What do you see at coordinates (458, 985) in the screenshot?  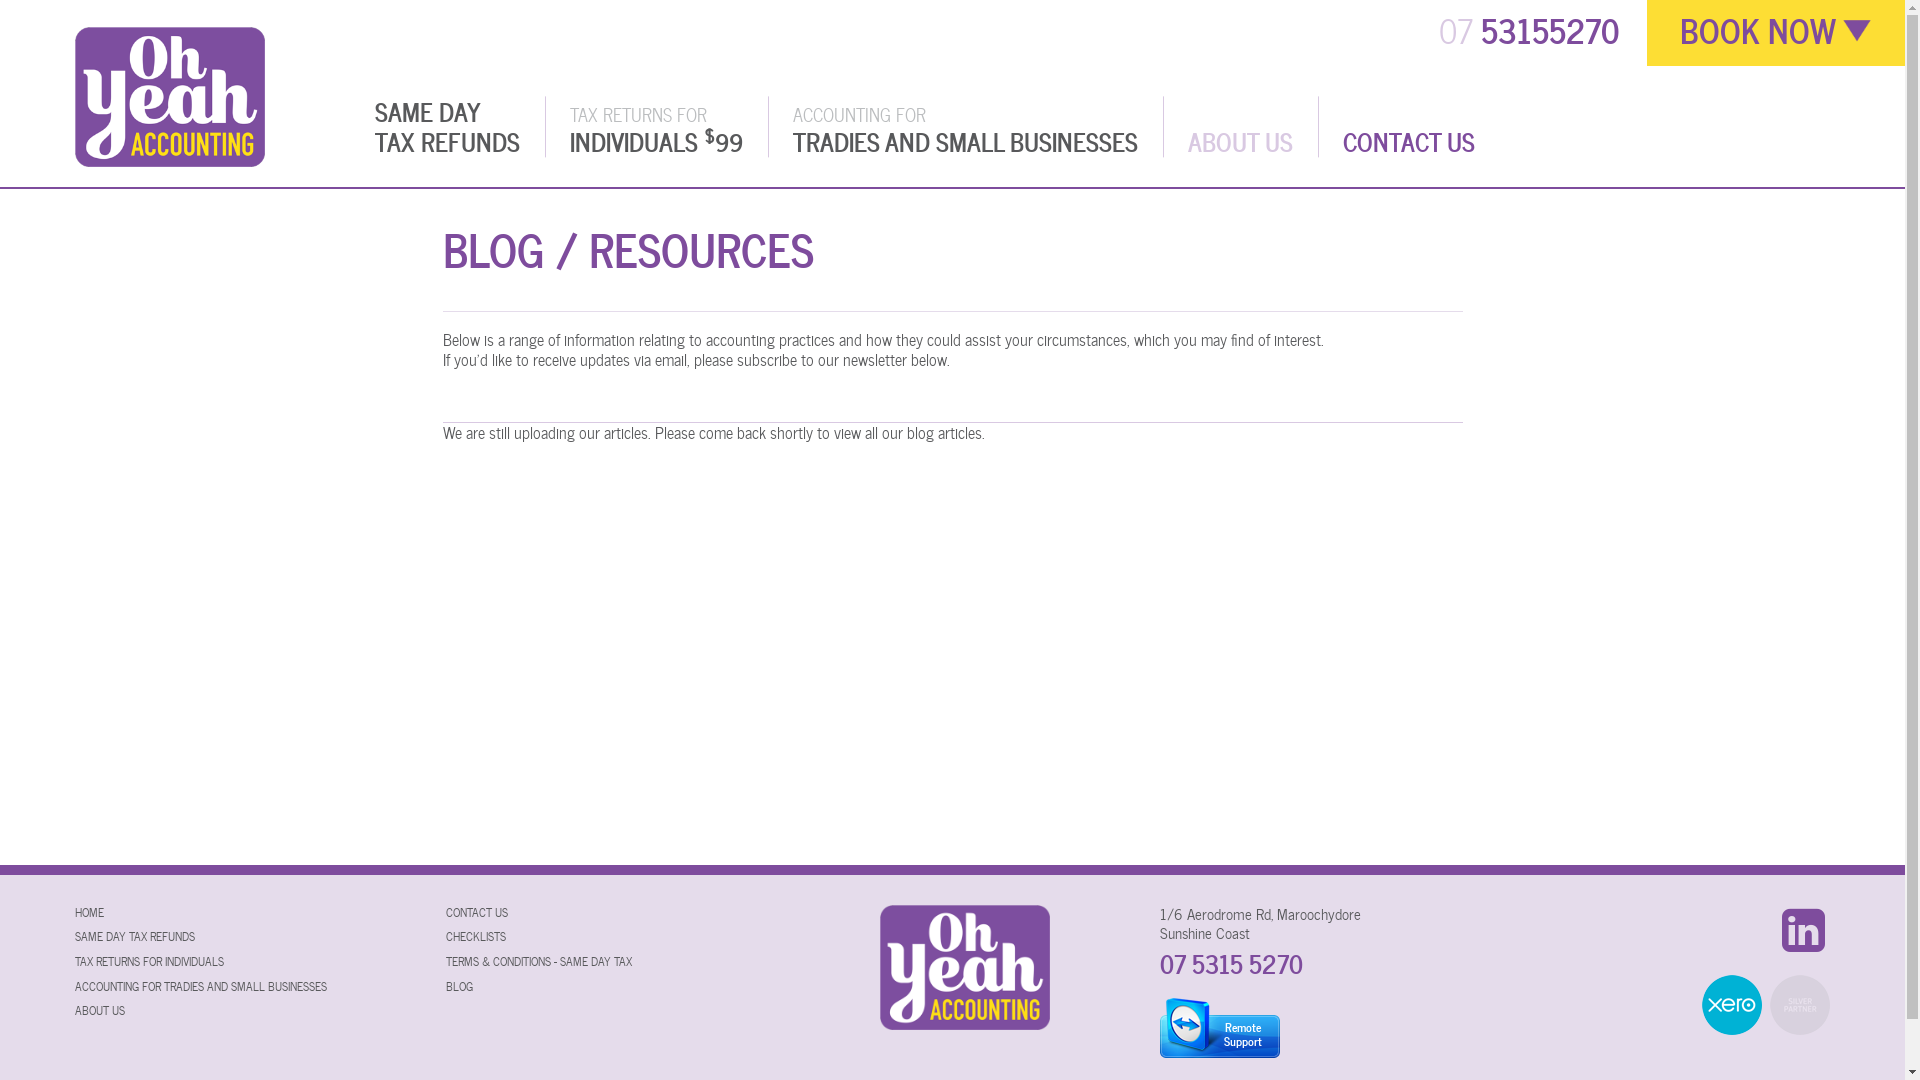 I see `'BLOG'` at bounding box center [458, 985].